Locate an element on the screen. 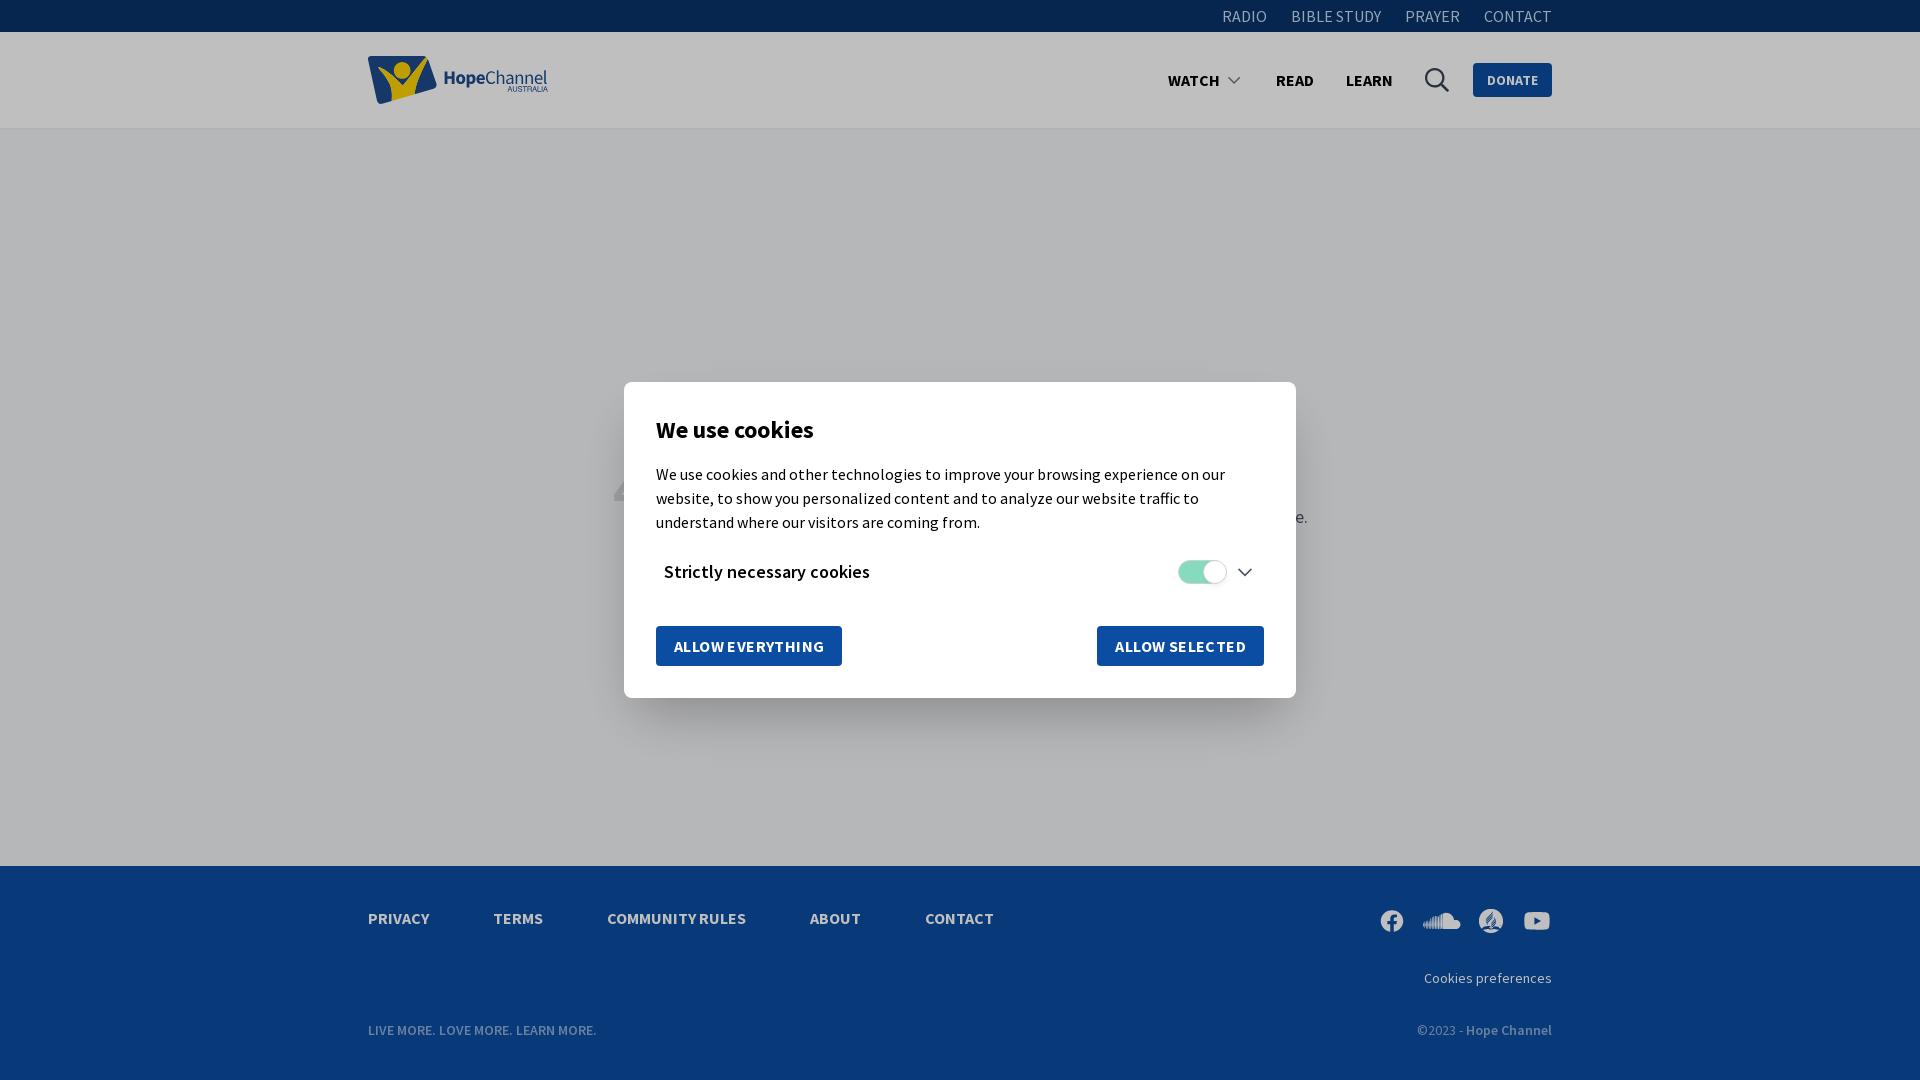 This screenshot has width=1920, height=1080. 'DONATE' is located at coordinates (1512, 79).